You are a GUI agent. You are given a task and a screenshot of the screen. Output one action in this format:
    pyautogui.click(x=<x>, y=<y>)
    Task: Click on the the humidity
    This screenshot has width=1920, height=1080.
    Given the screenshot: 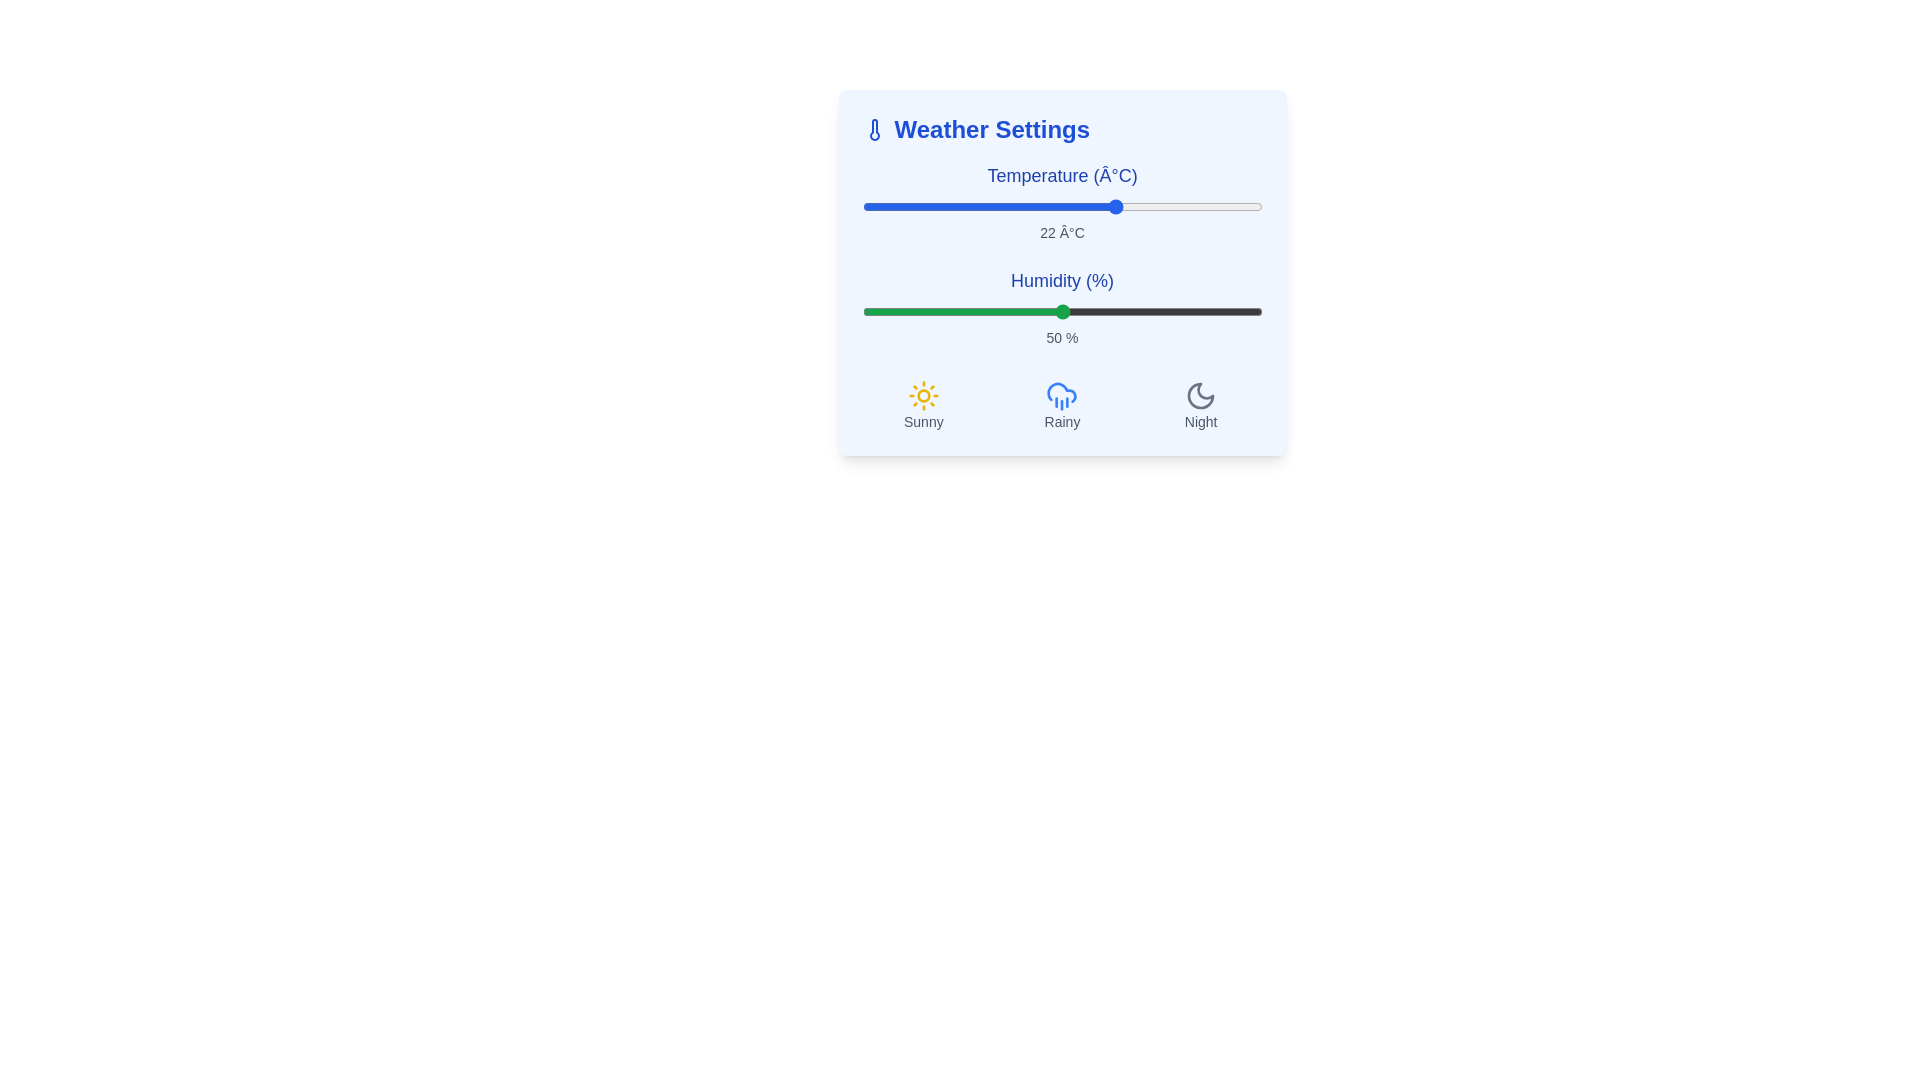 What is the action you would take?
    pyautogui.click(x=1130, y=312)
    